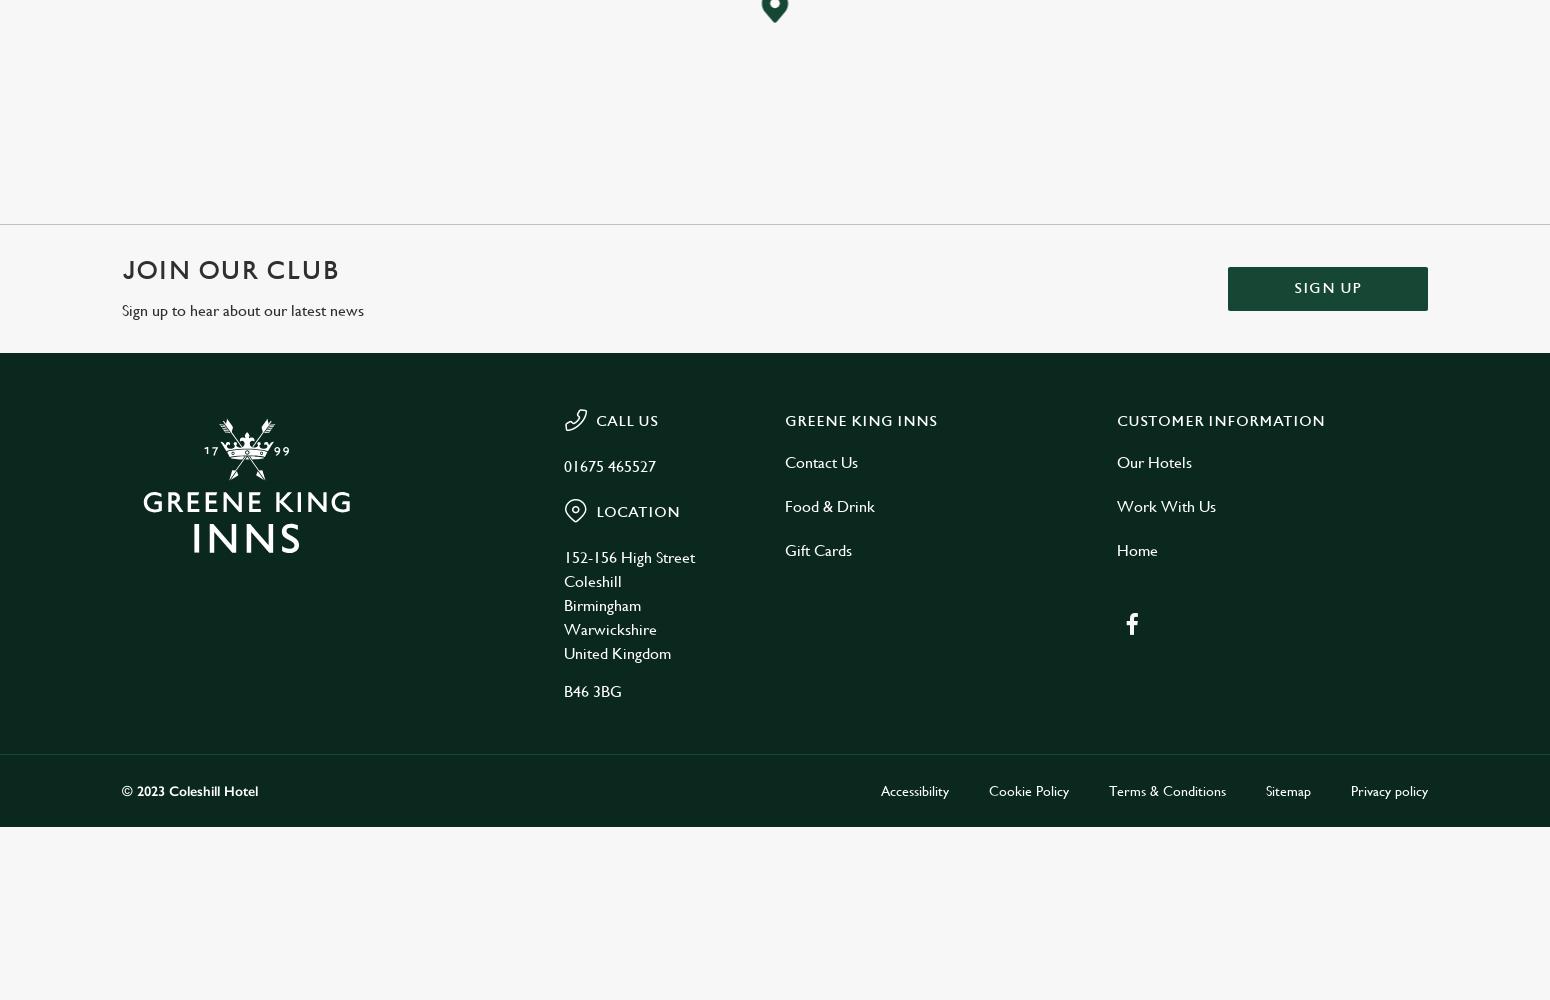  Describe the element at coordinates (1220, 421) in the screenshot. I see `'Customer Information'` at that location.